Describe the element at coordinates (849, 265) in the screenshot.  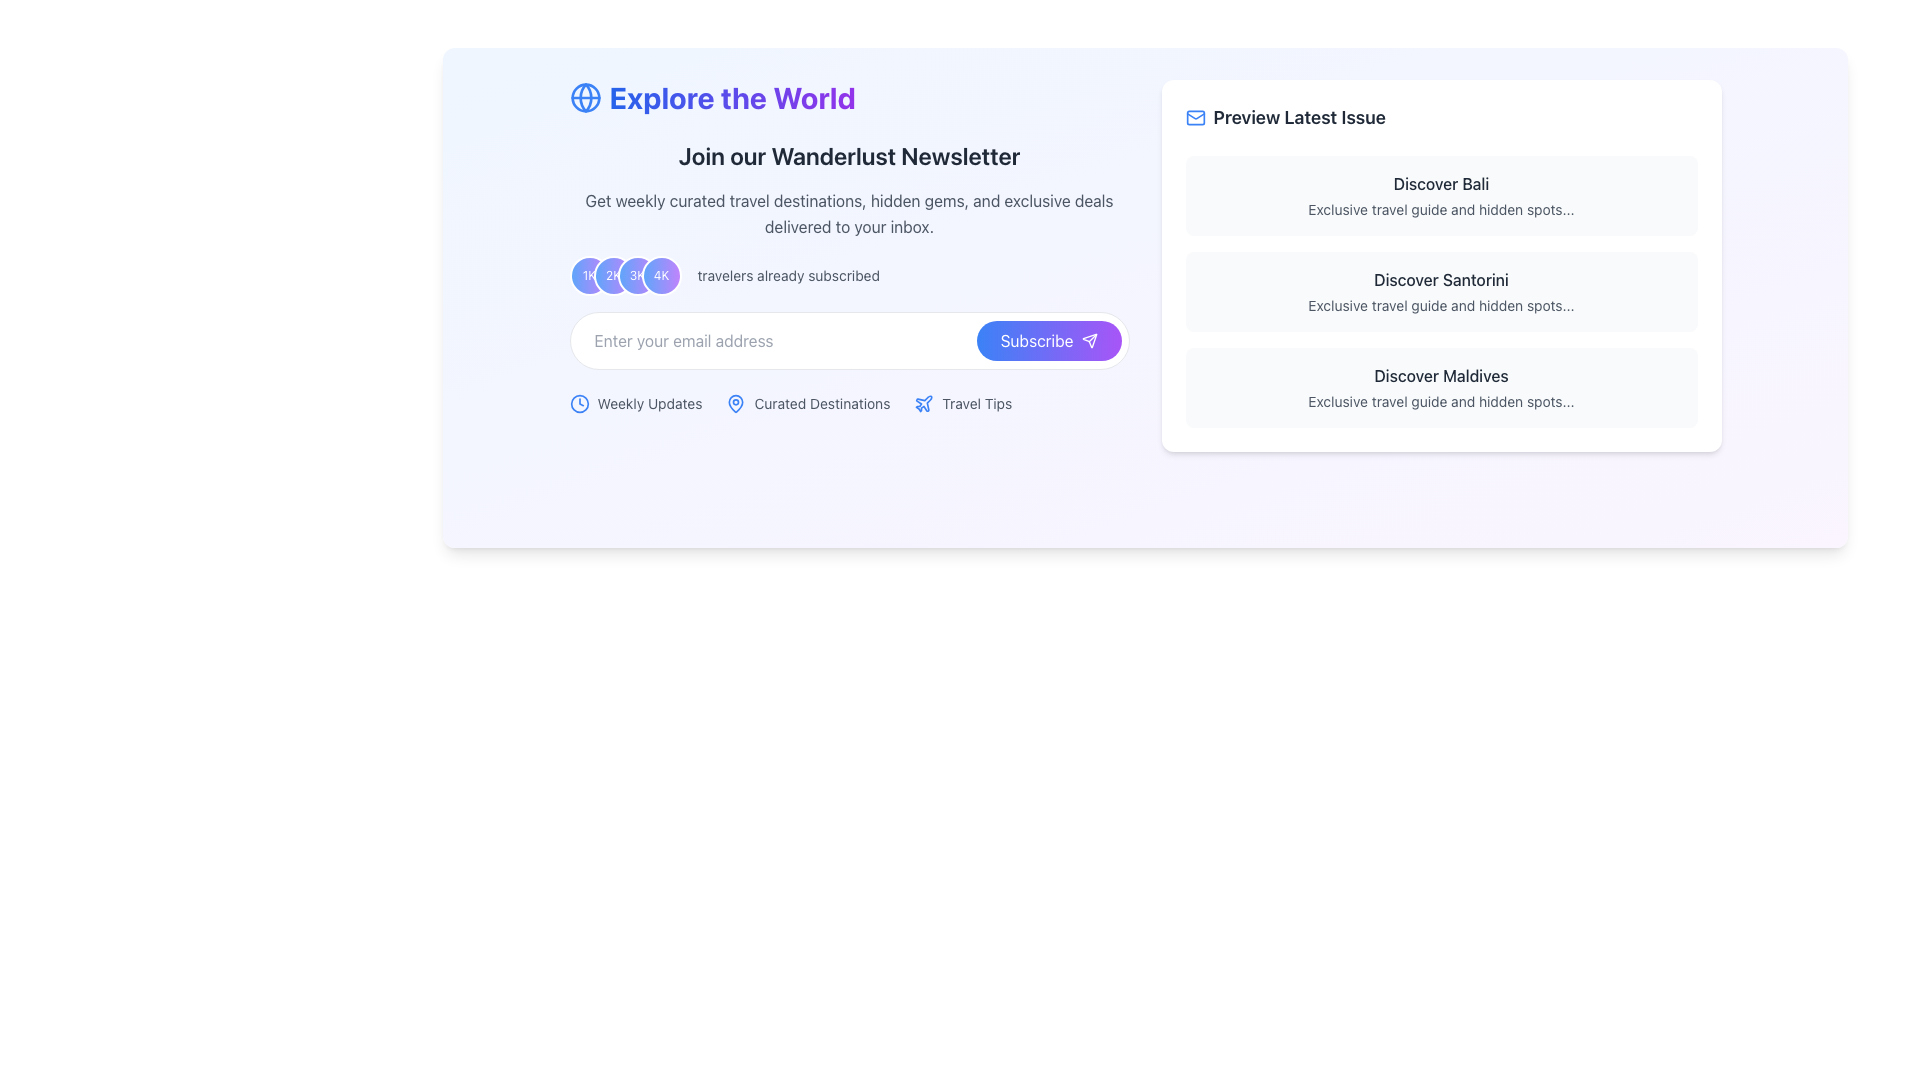
I see `the text section containing the phrase 'travelers already subscribed', which is styled with small gray text and located beneath the circular icons labeled '1K', '2K', '3K', and '4K'` at that location.